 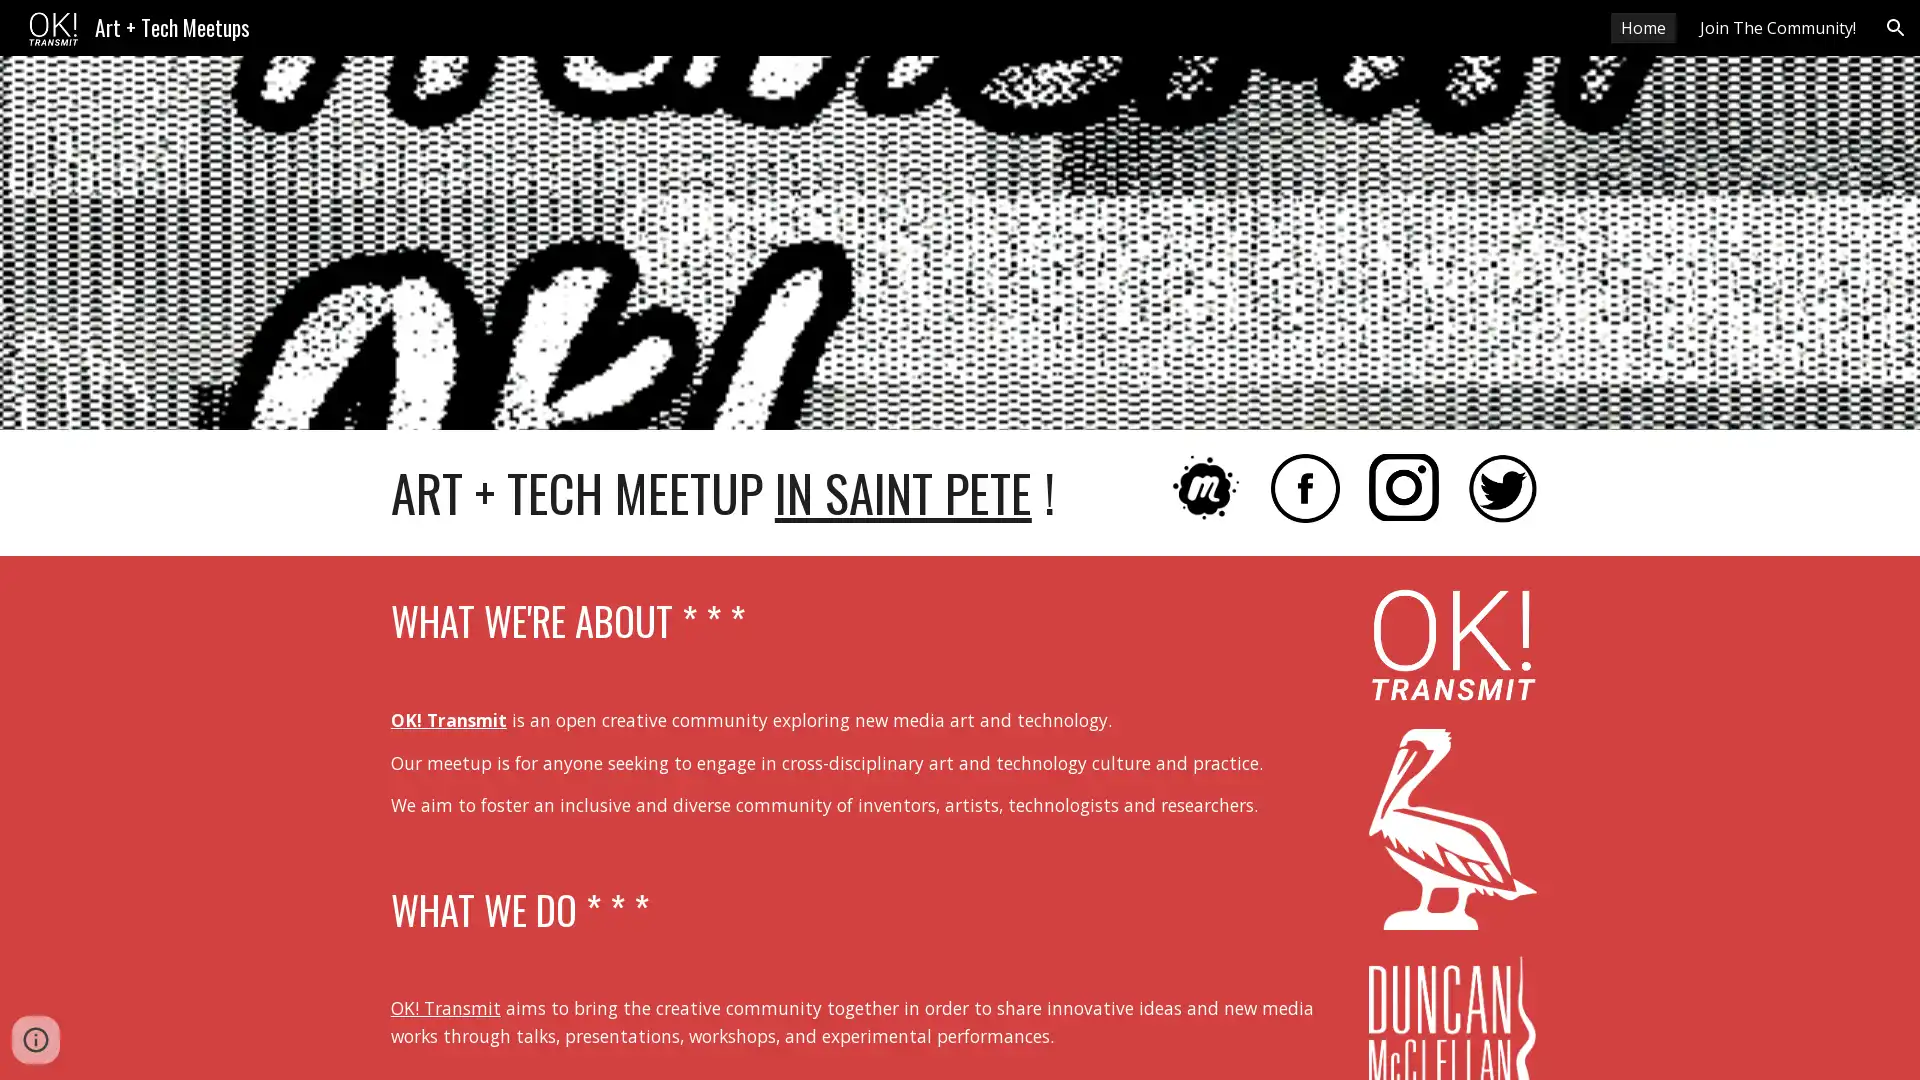 What do you see at coordinates (1075, 493) in the screenshot?
I see `Copy heading link` at bounding box center [1075, 493].